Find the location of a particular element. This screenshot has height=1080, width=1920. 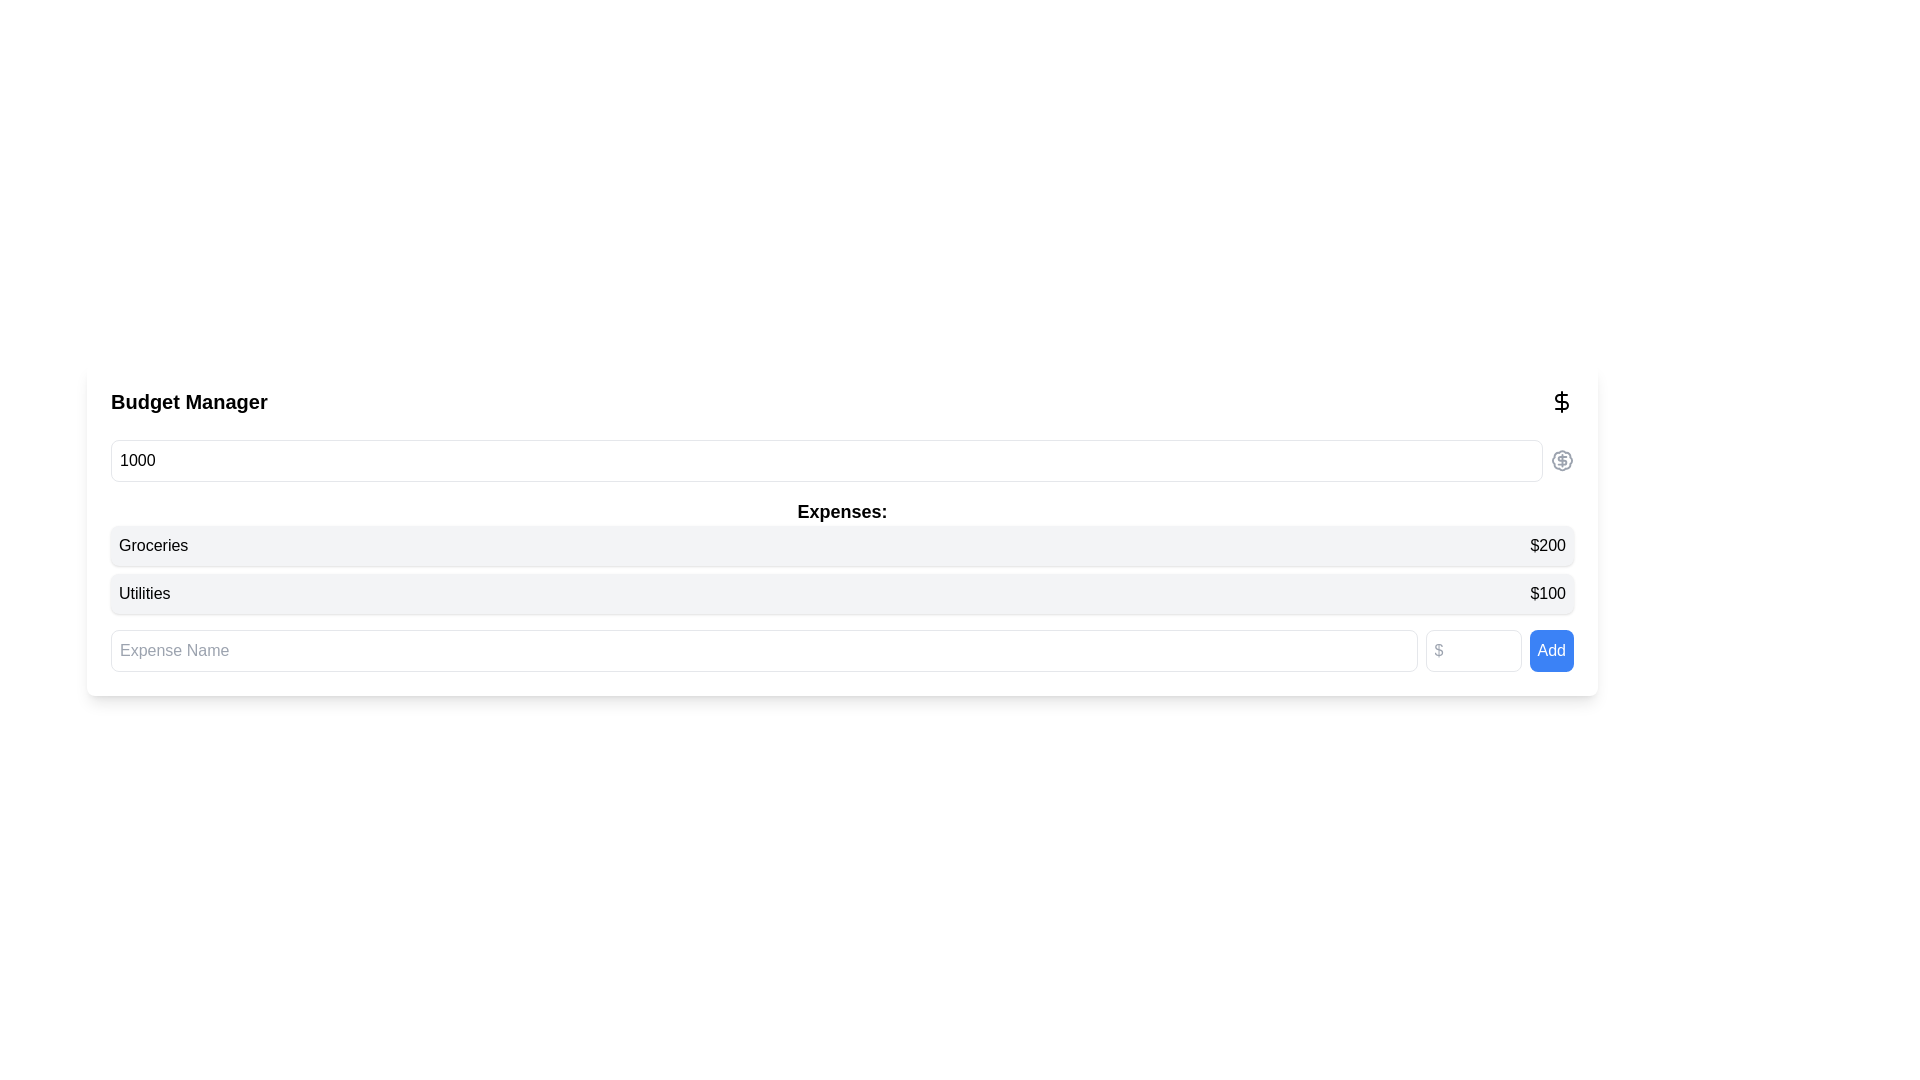

the text label displaying the value '$100' in bold font, located in a light-gray background next to the 'Utilities' label is located at coordinates (1547, 593).